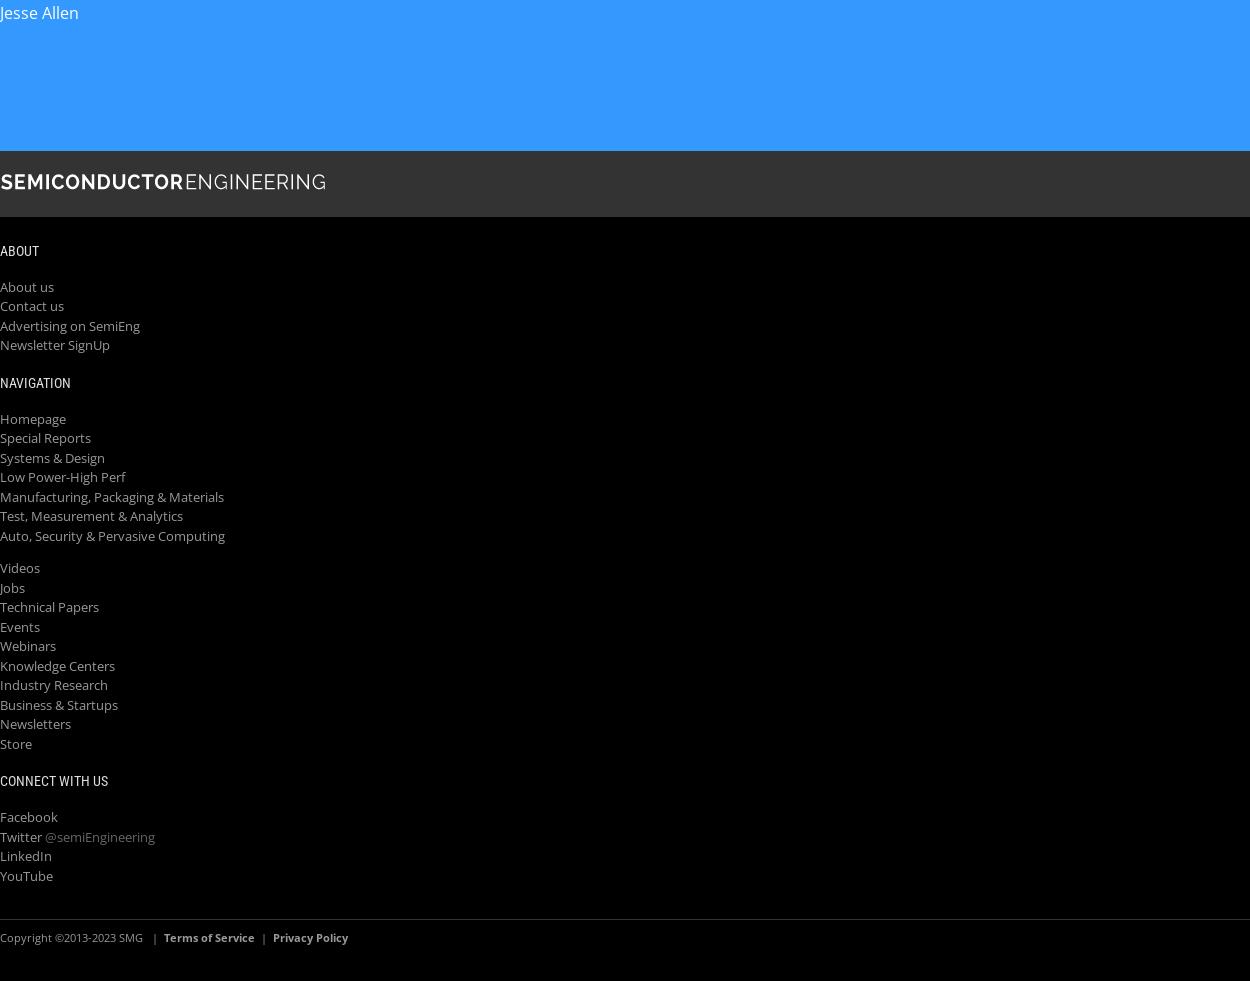 Image resolution: width=1250 pixels, height=981 pixels. Describe the element at coordinates (35, 723) in the screenshot. I see `'Newsletters'` at that location.